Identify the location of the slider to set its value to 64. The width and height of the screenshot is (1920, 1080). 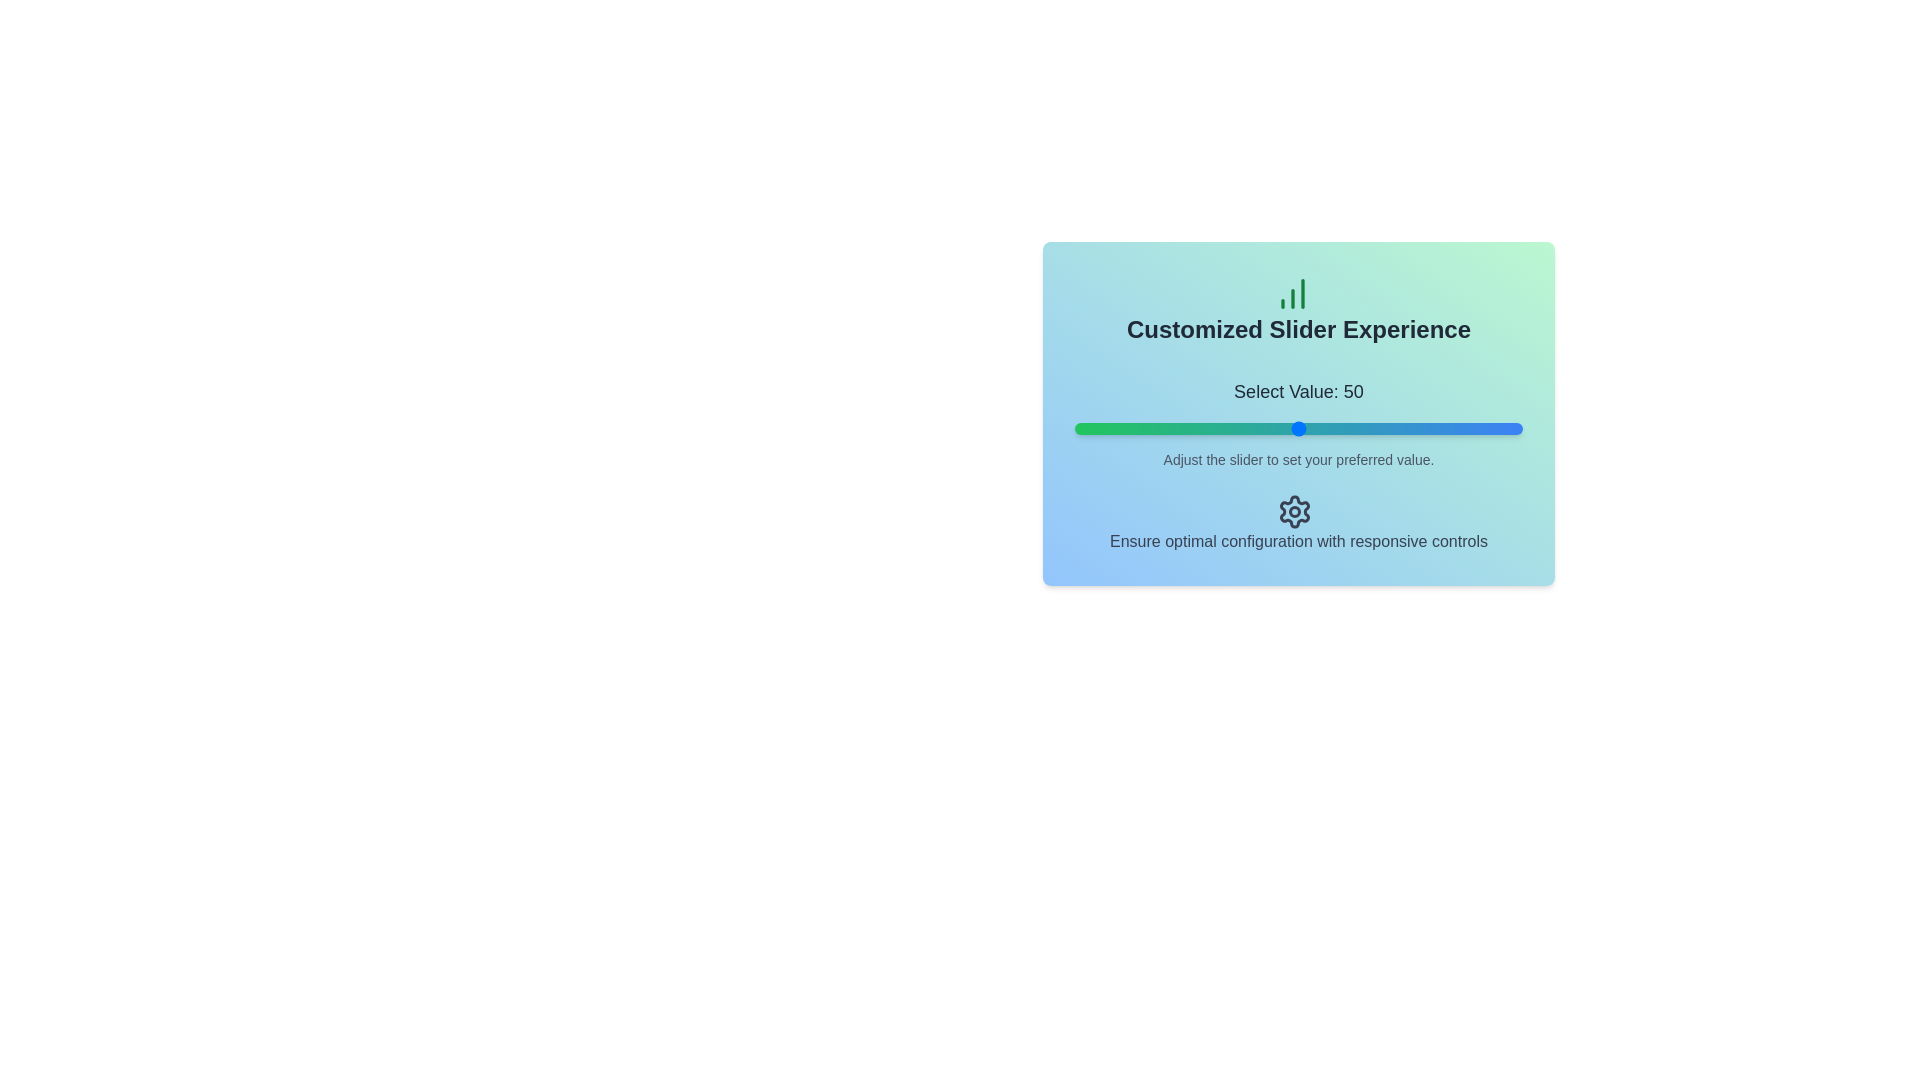
(1360, 427).